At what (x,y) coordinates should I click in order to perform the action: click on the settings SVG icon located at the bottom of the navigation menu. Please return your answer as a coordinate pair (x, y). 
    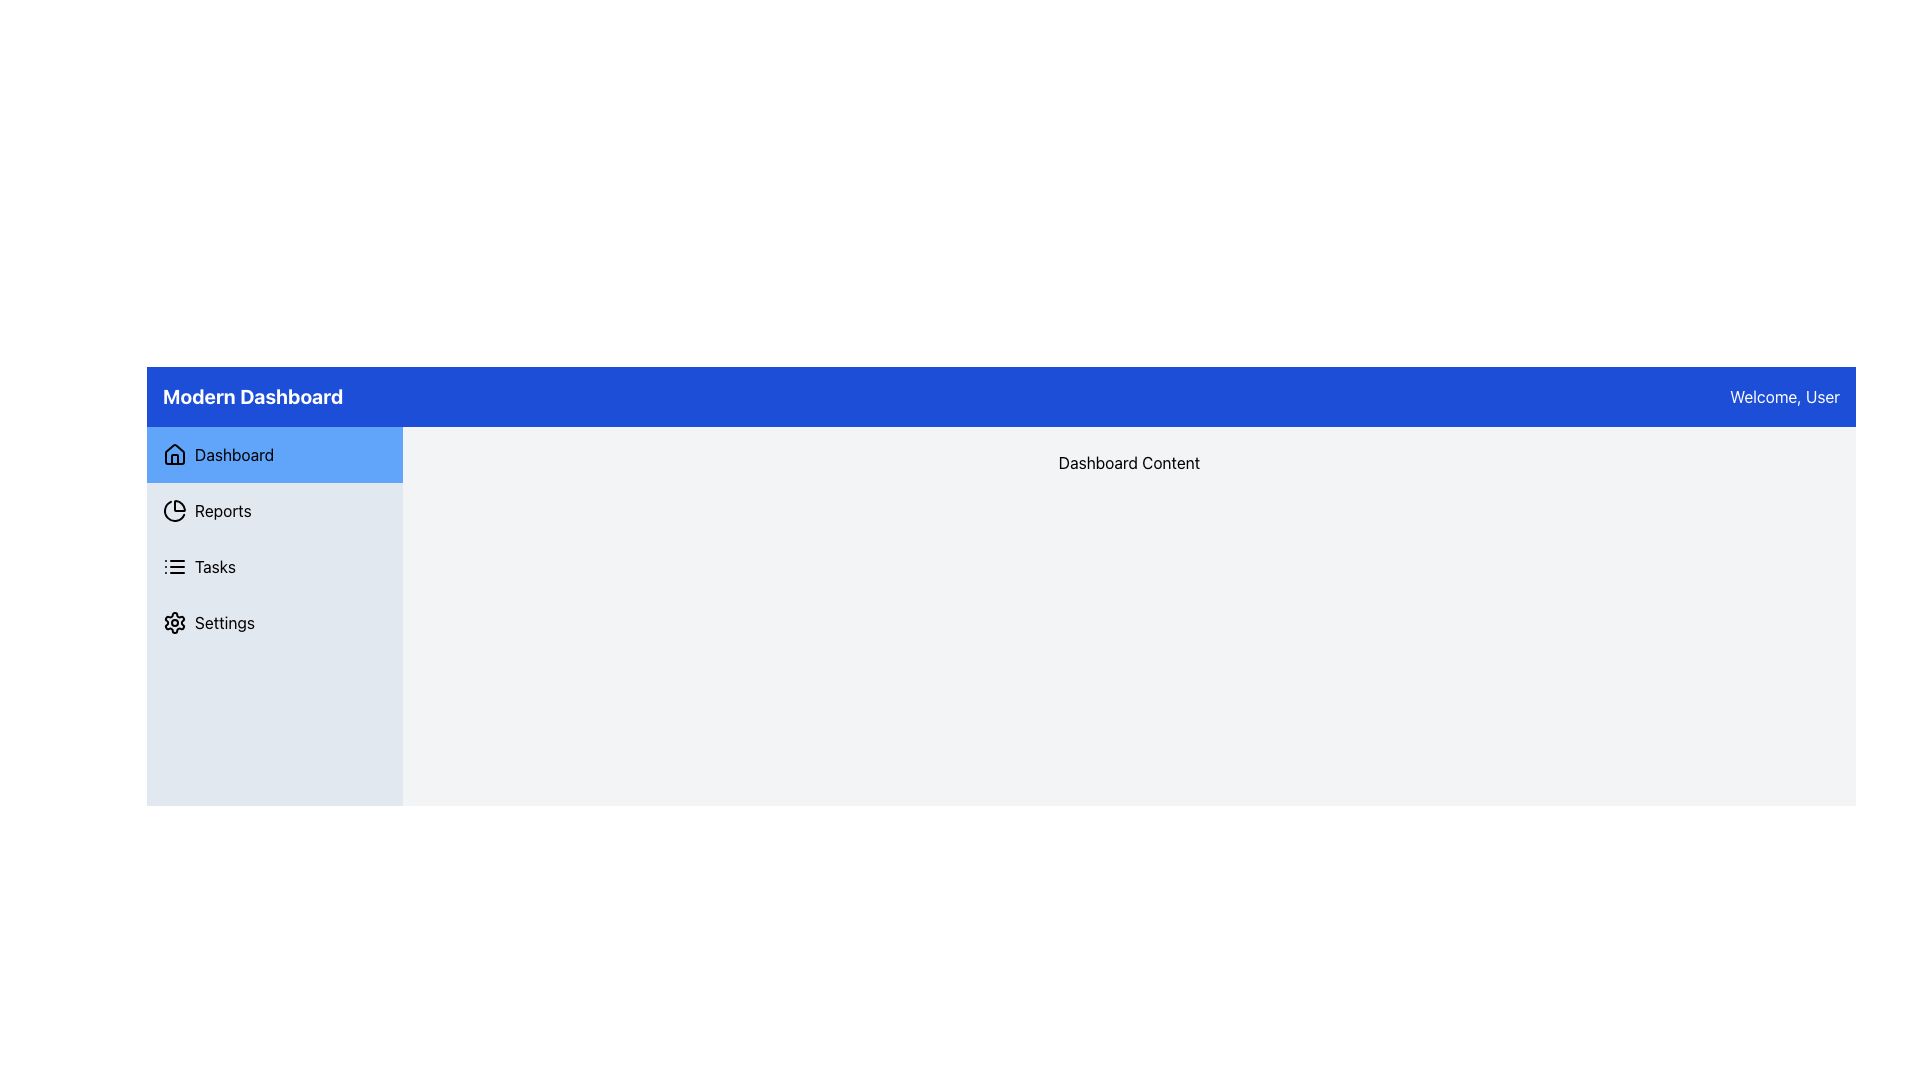
    Looking at the image, I should click on (174, 622).